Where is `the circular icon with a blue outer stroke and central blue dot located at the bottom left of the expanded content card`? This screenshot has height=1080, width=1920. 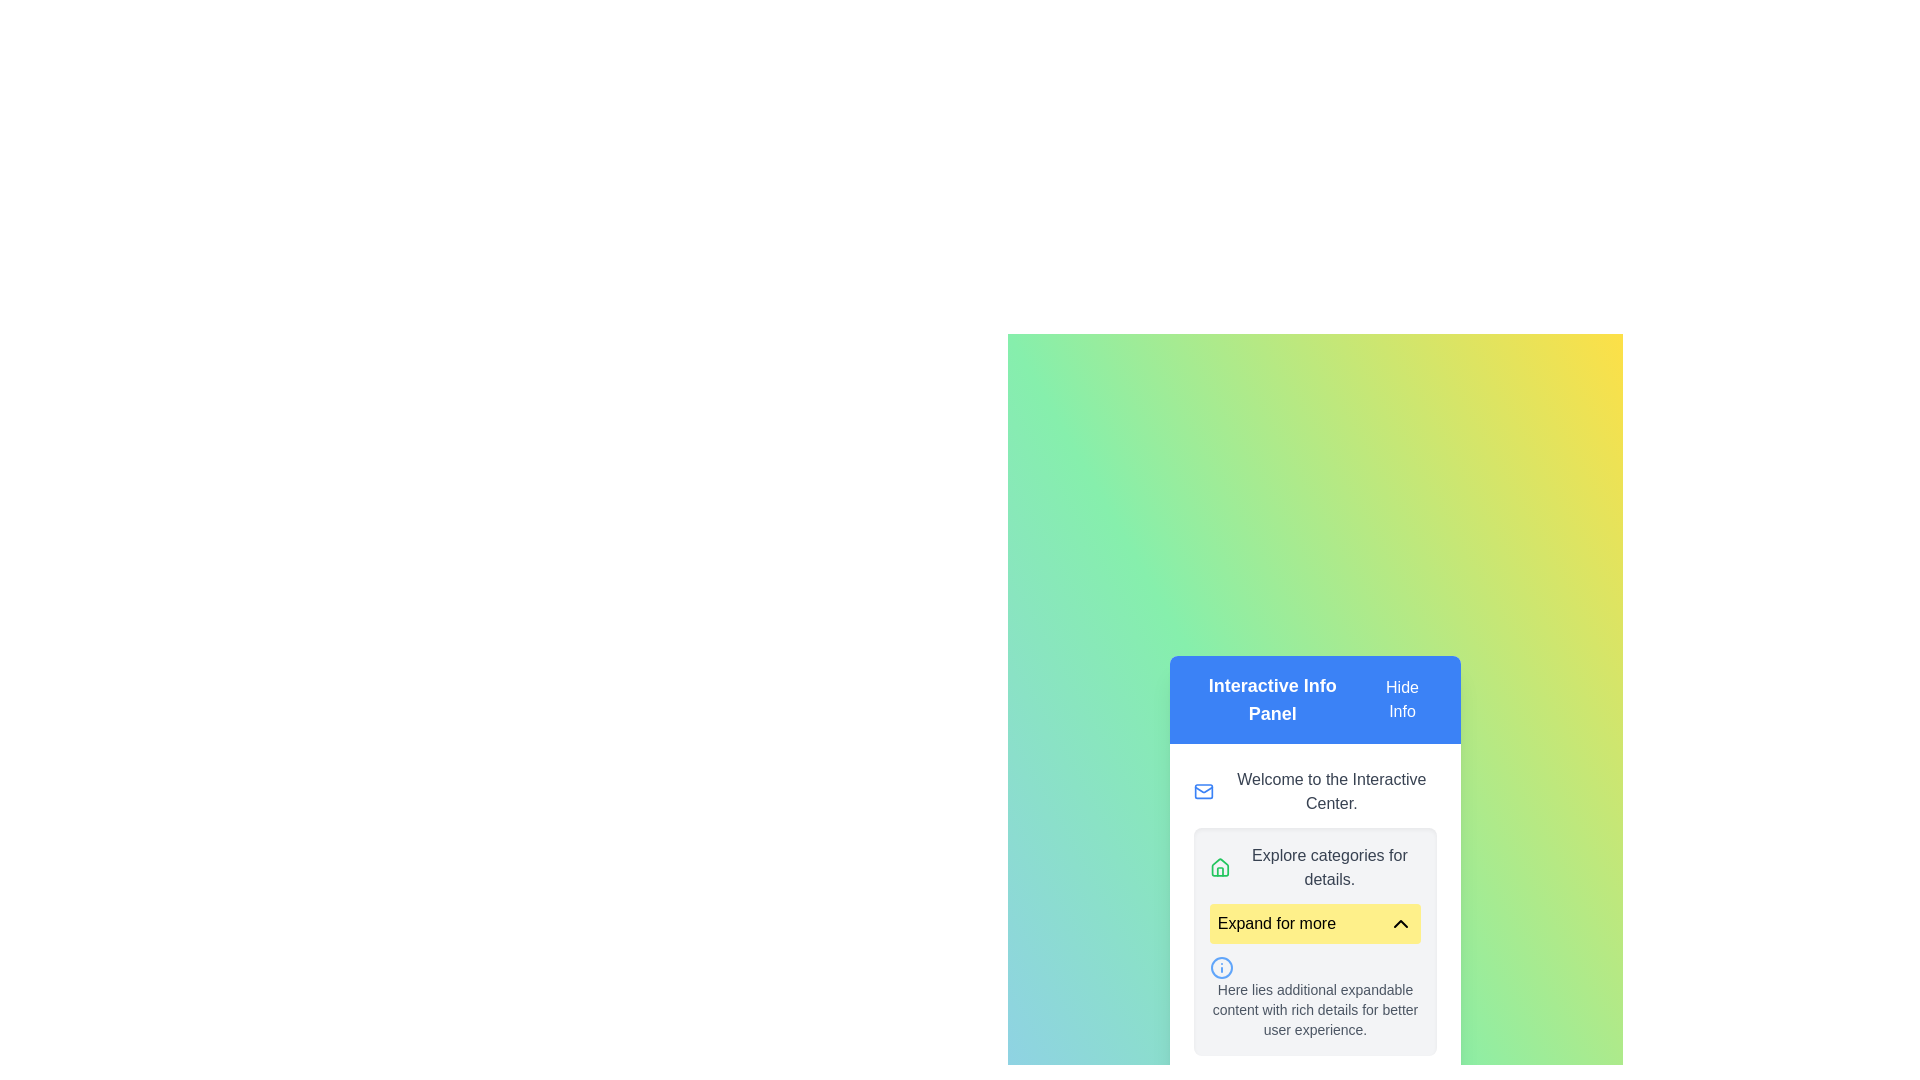
the circular icon with a blue outer stroke and central blue dot located at the bottom left of the expanded content card is located at coordinates (1220, 967).